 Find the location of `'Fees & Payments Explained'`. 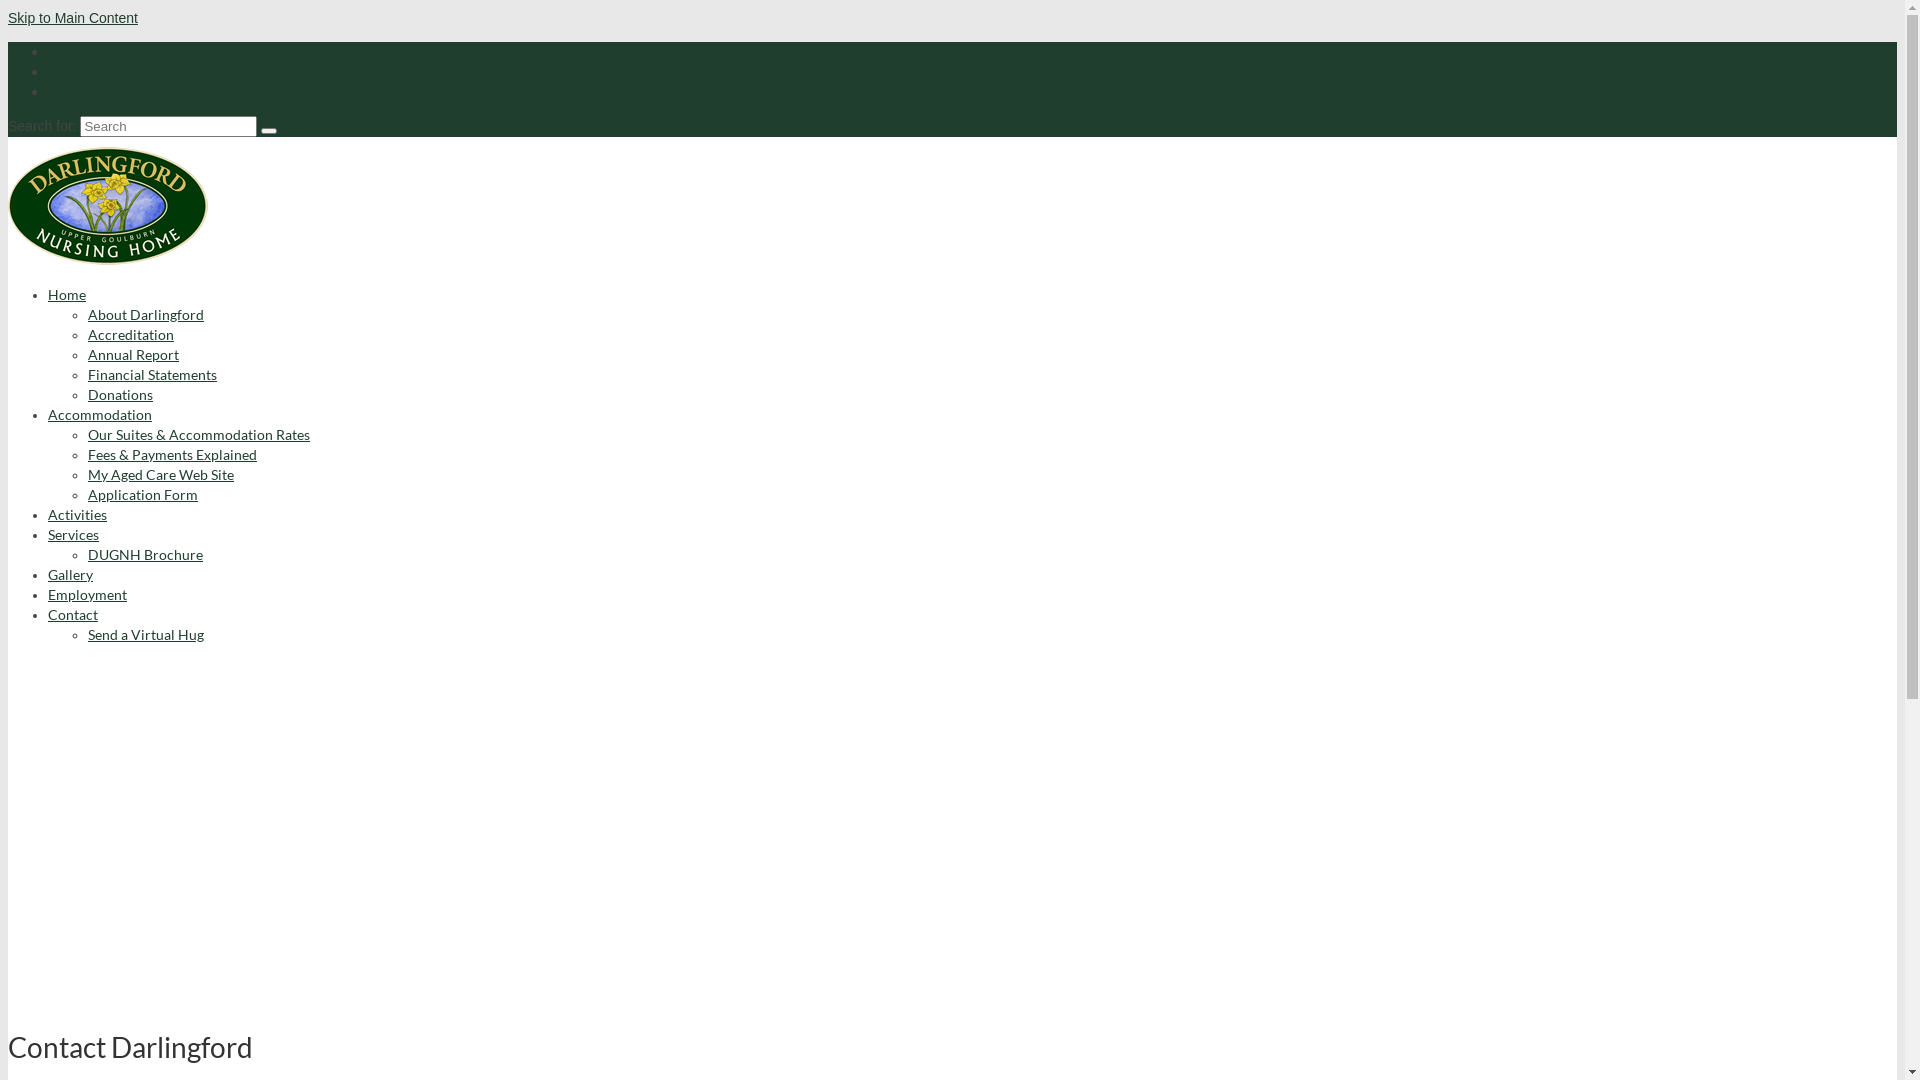

'Fees & Payments Explained' is located at coordinates (172, 454).